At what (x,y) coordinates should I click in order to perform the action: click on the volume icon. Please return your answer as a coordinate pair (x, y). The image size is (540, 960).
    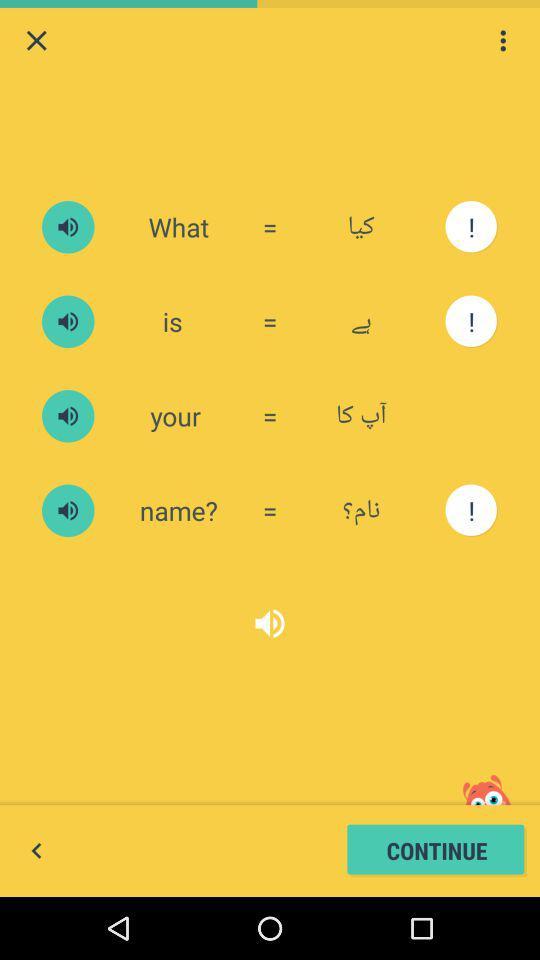
    Looking at the image, I should click on (67, 344).